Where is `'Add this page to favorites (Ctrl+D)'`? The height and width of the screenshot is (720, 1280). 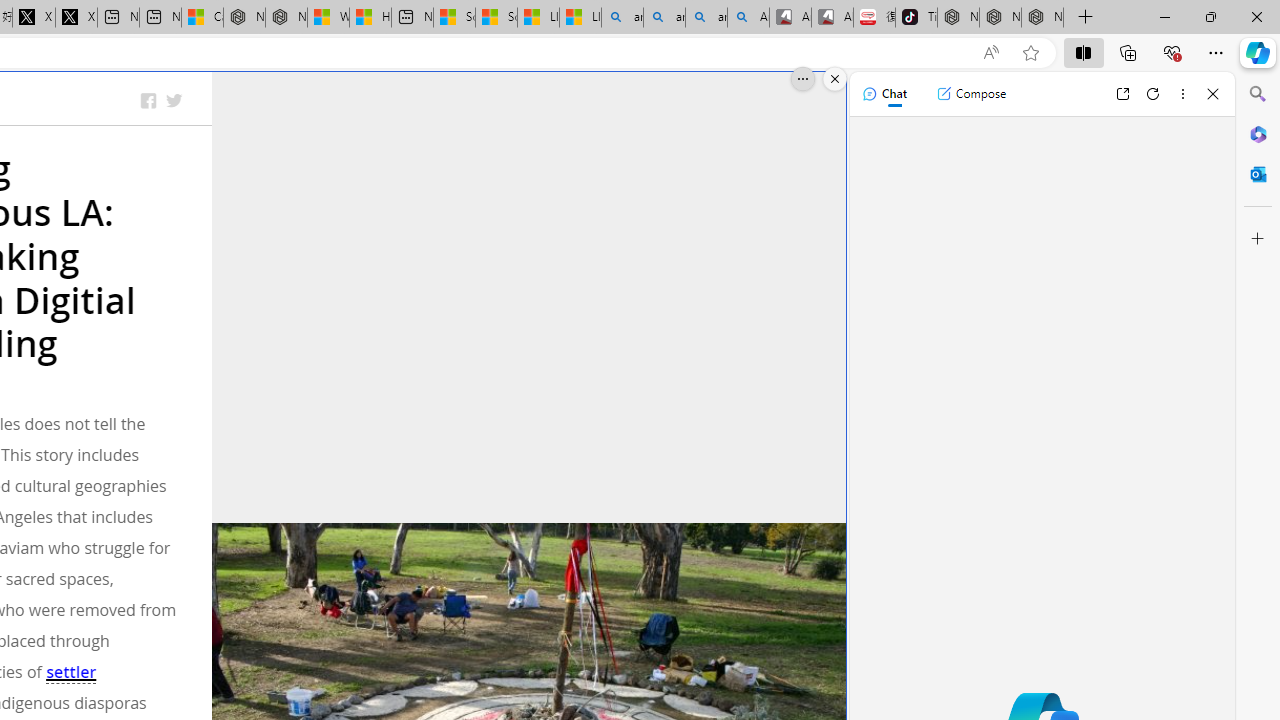
'Add this page to favorites (Ctrl+D)' is located at coordinates (1031, 52).